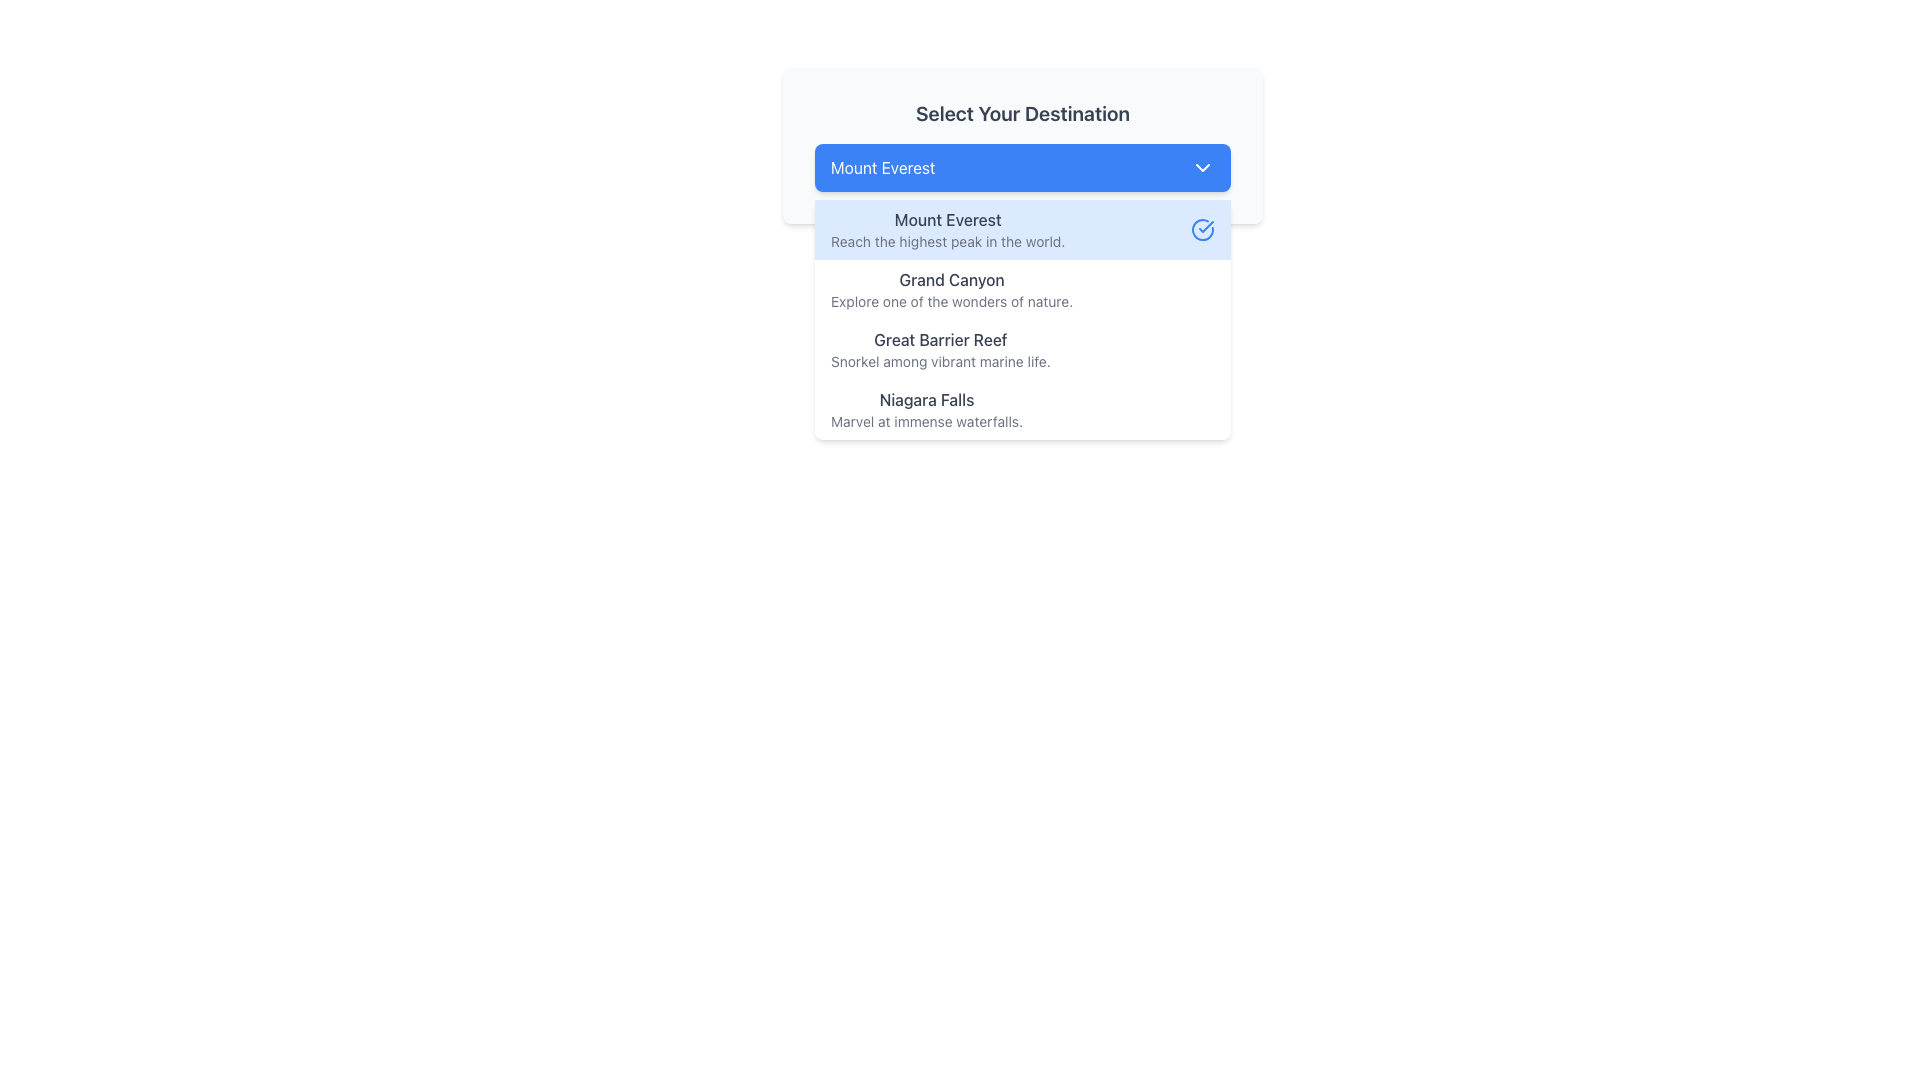 The height and width of the screenshot is (1080, 1920). What do you see at coordinates (1022, 289) in the screenshot?
I see `the second item in the dropdown menu that represents 'Grand Canyon'` at bounding box center [1022, 289].